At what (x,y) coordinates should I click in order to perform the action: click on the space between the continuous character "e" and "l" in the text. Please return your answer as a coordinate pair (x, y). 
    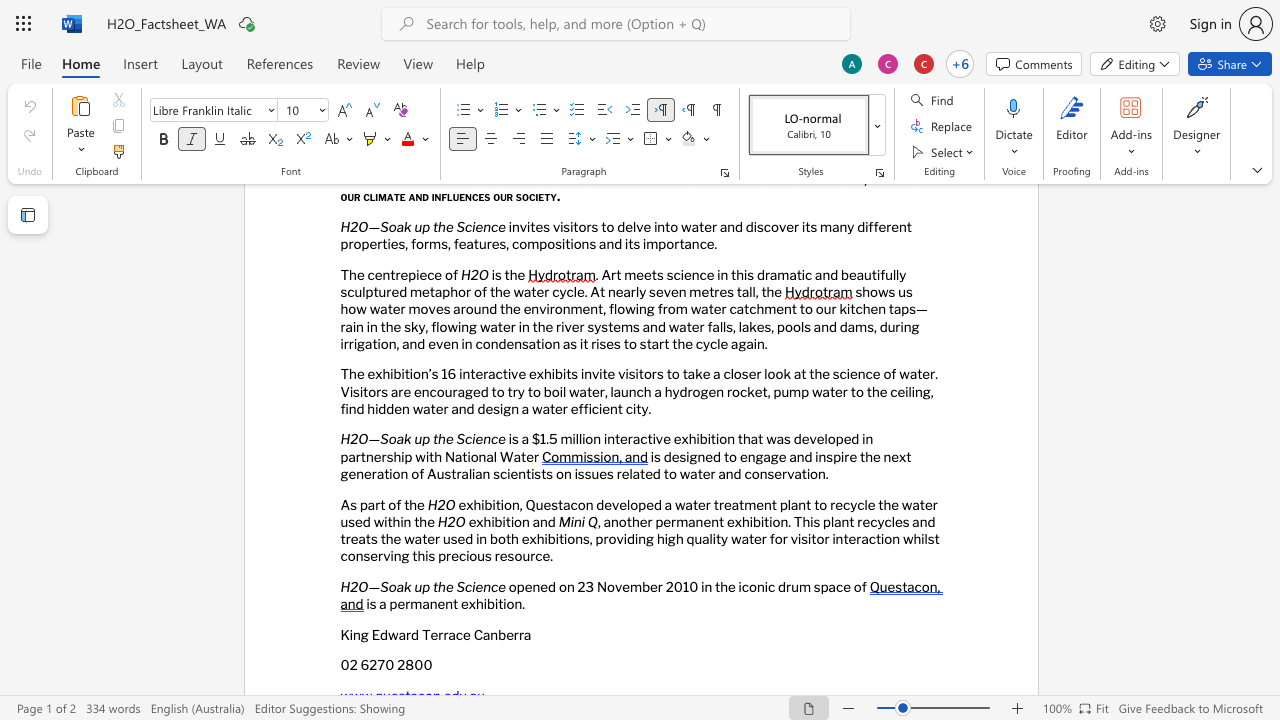
    Looking at the image, I should click on (823, 438).